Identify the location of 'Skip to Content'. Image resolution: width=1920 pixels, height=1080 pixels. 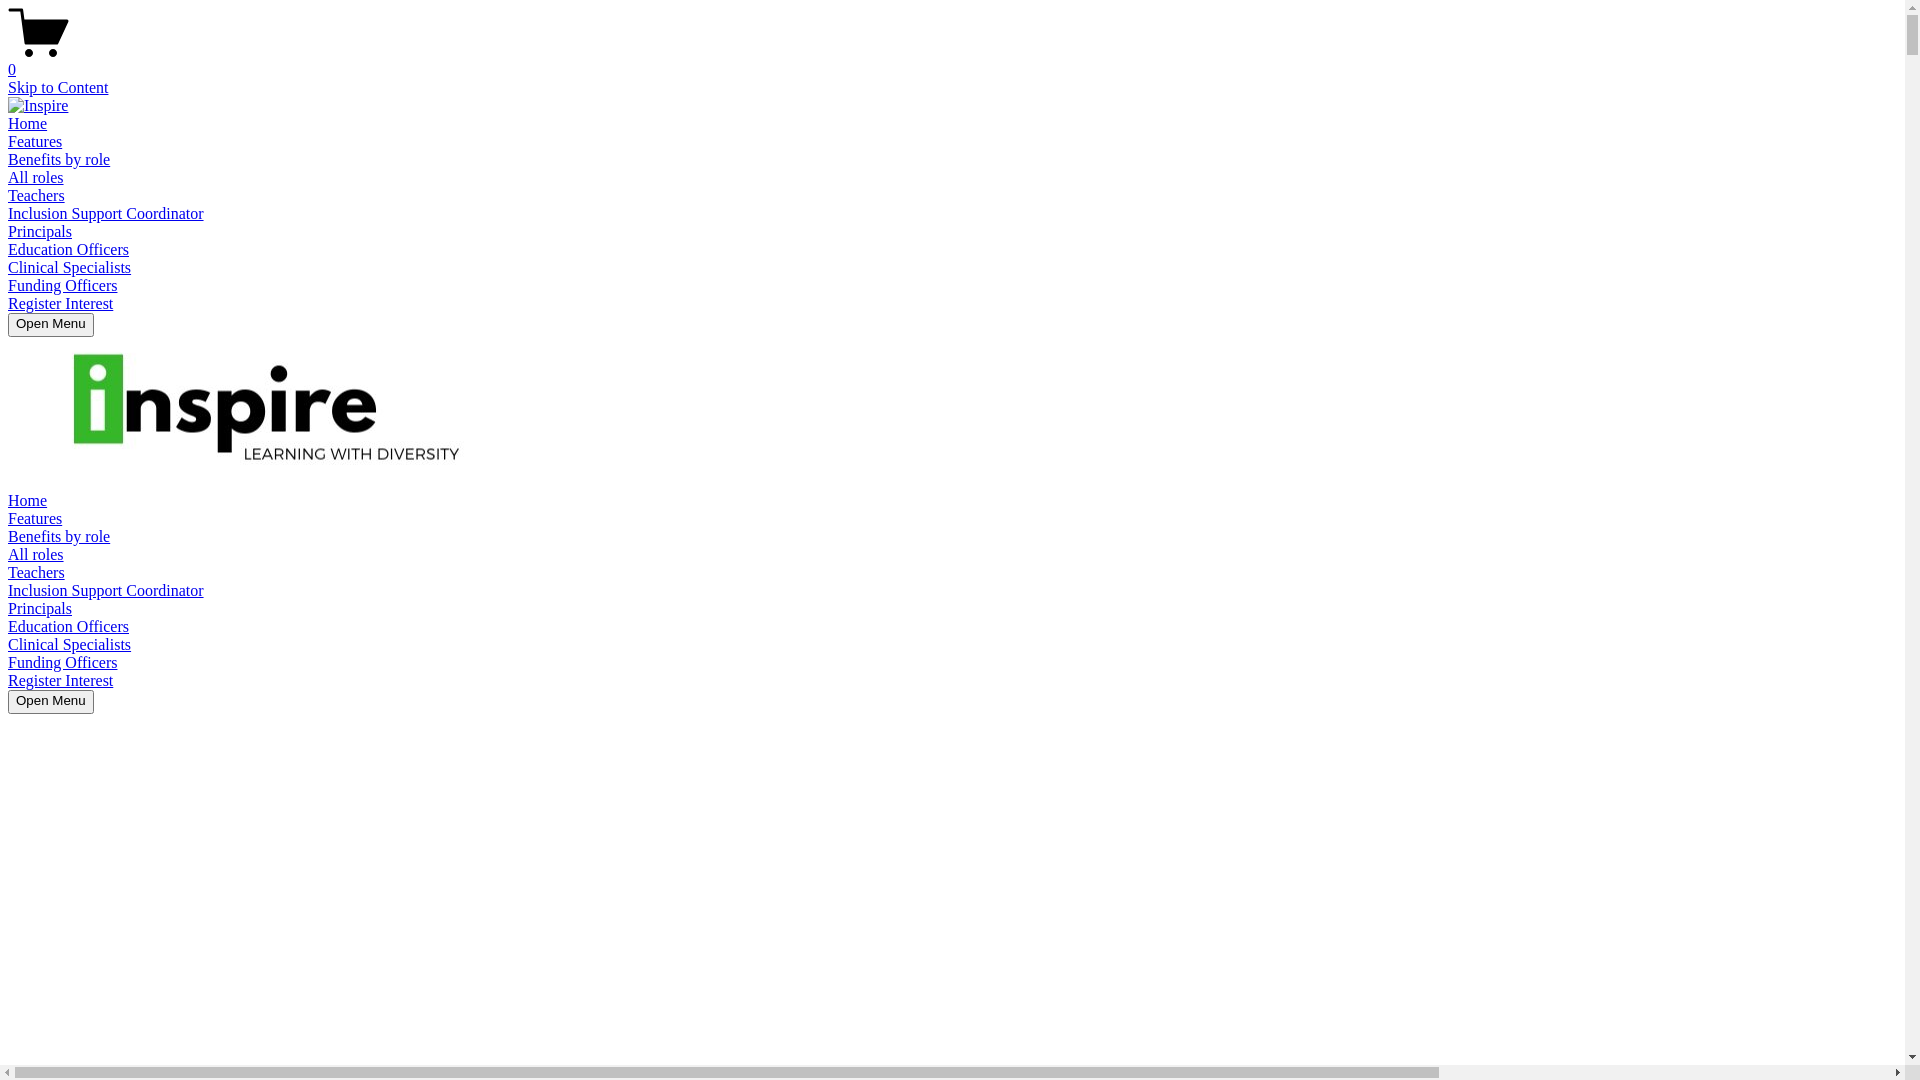
(57, 86).